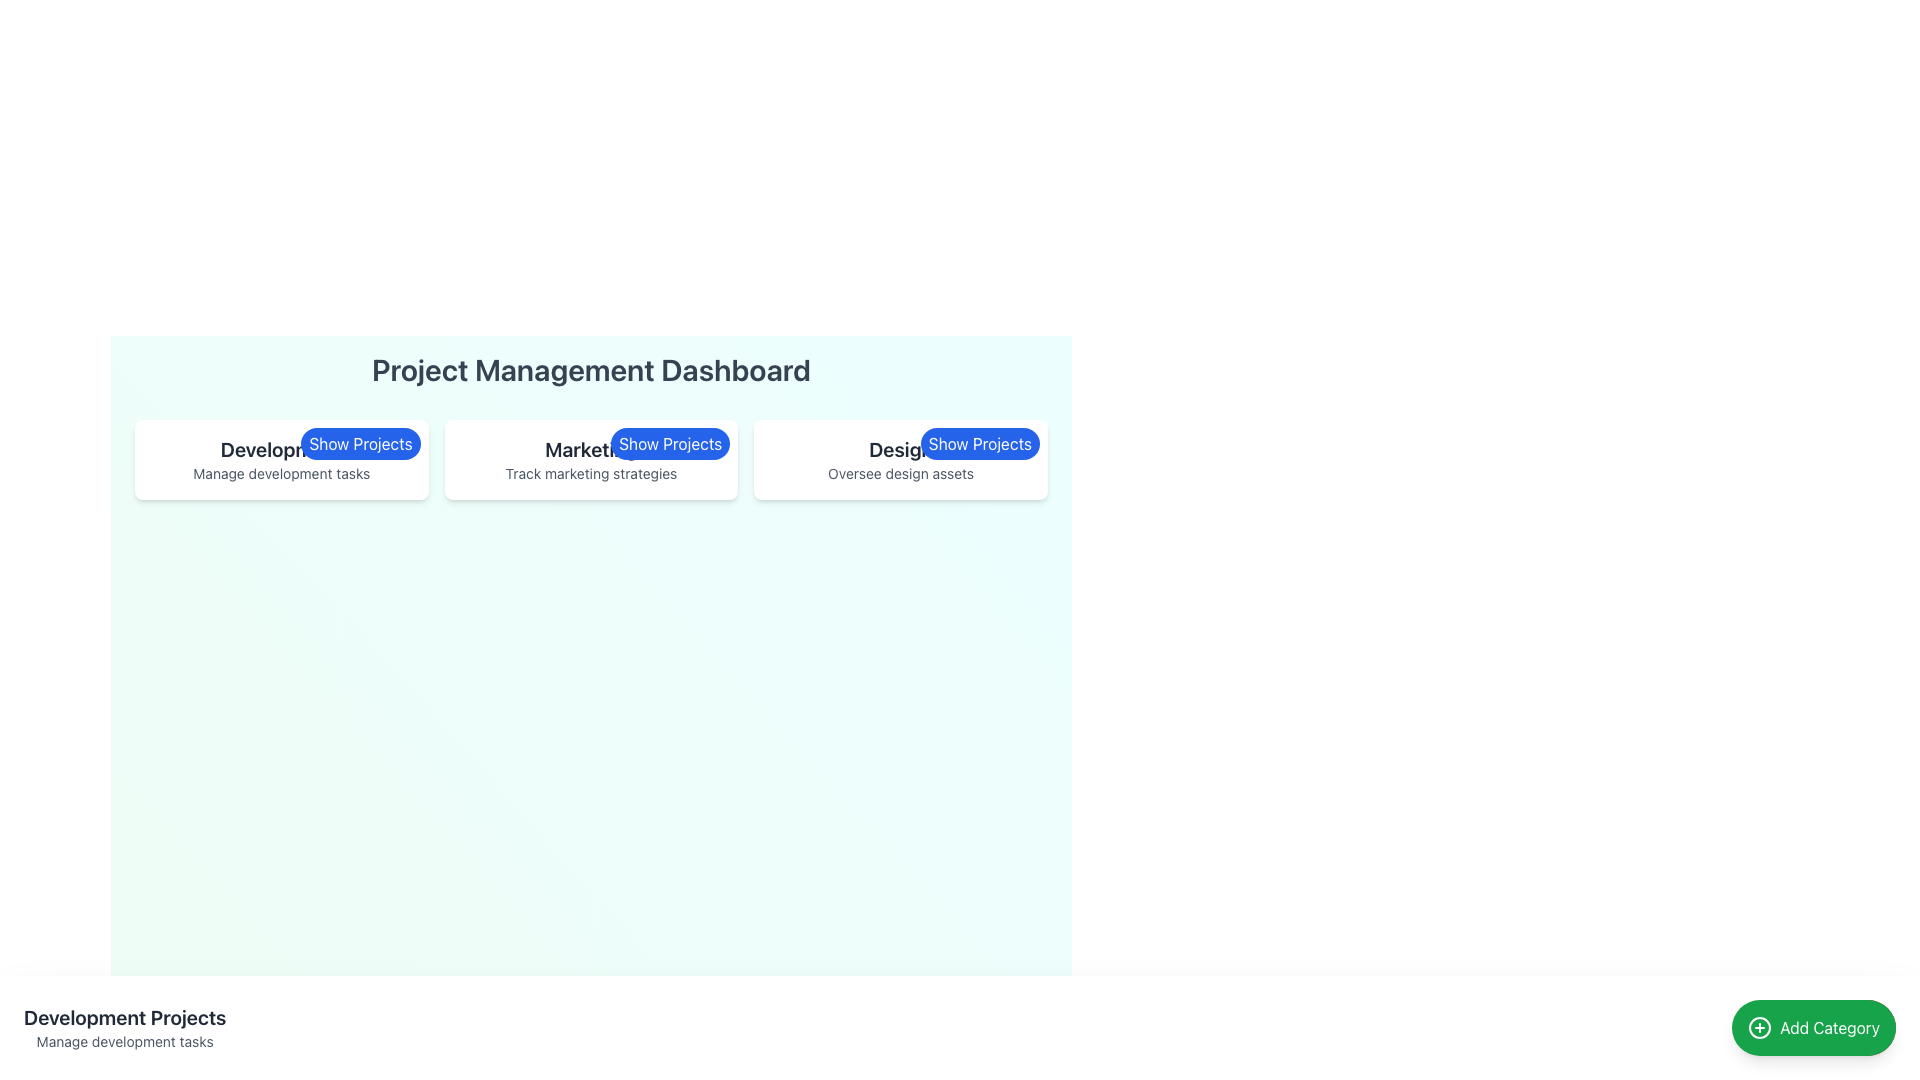 The image size is (1920, 1080). I want to click on the text label that reads 'Oversee design assets', which is styled in a smaller-sized, gray font and located within a card beneath the 'Design' header, so click(900, 474).